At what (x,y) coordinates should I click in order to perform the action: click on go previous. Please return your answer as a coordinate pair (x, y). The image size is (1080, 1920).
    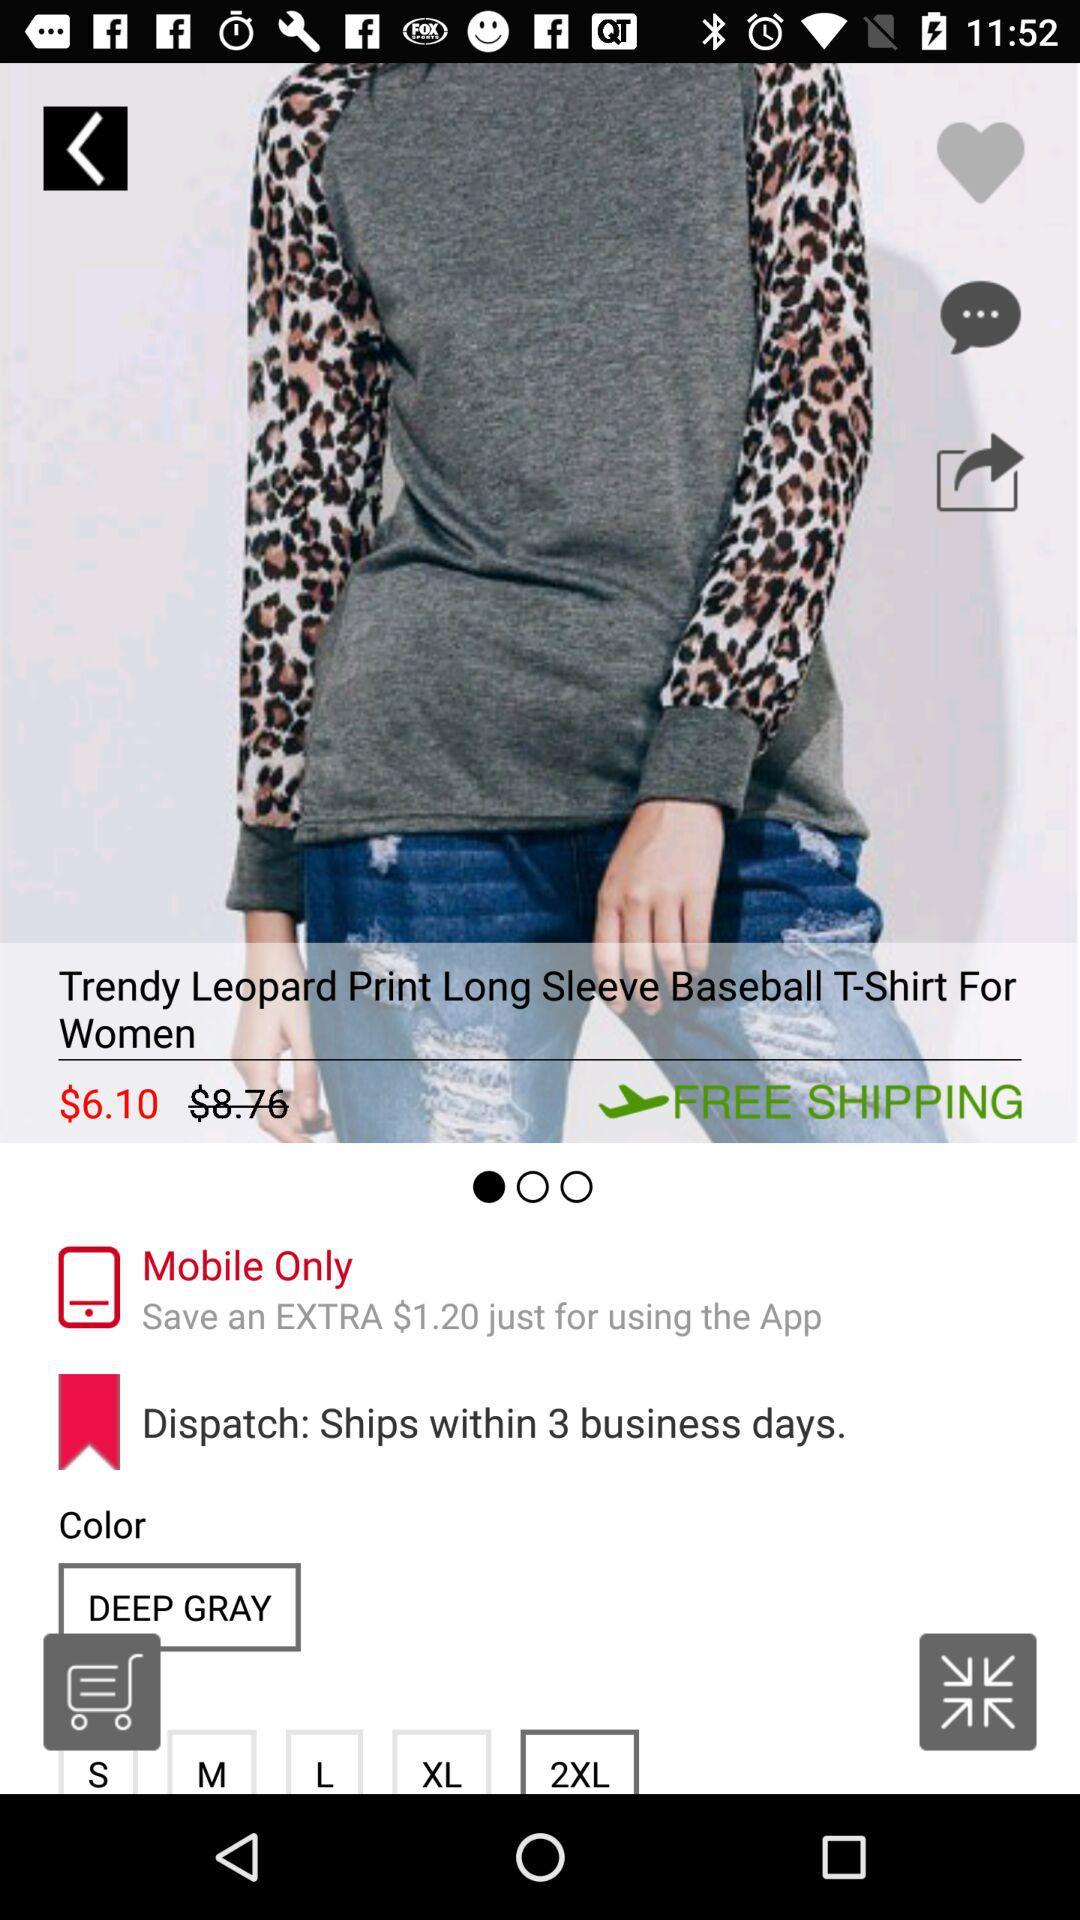
    Looking at the image, I should click on (84, 147).